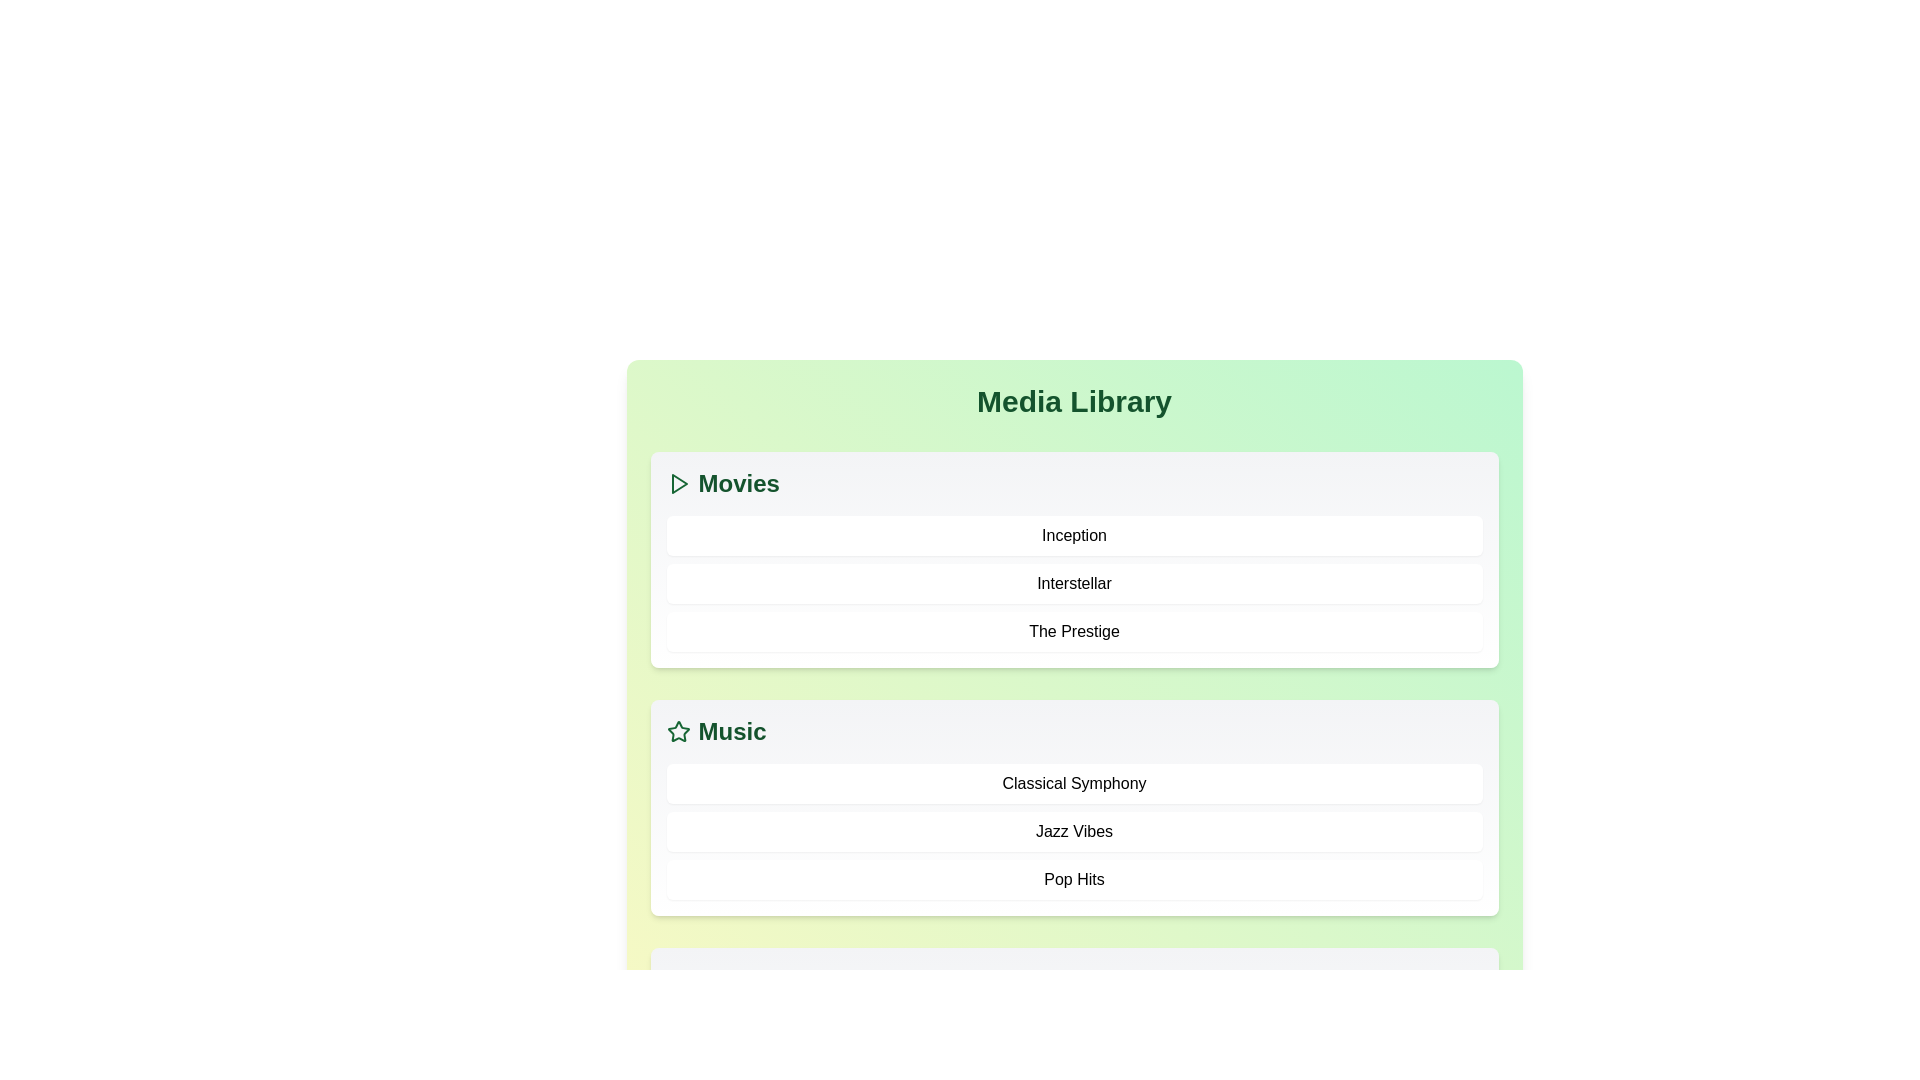 This screenshot has height=1080, width=1920. What do you see at coordinates (738, 483) in the screenshot?
I see `the 'Movies' category header` at bounding box center [738, 483].